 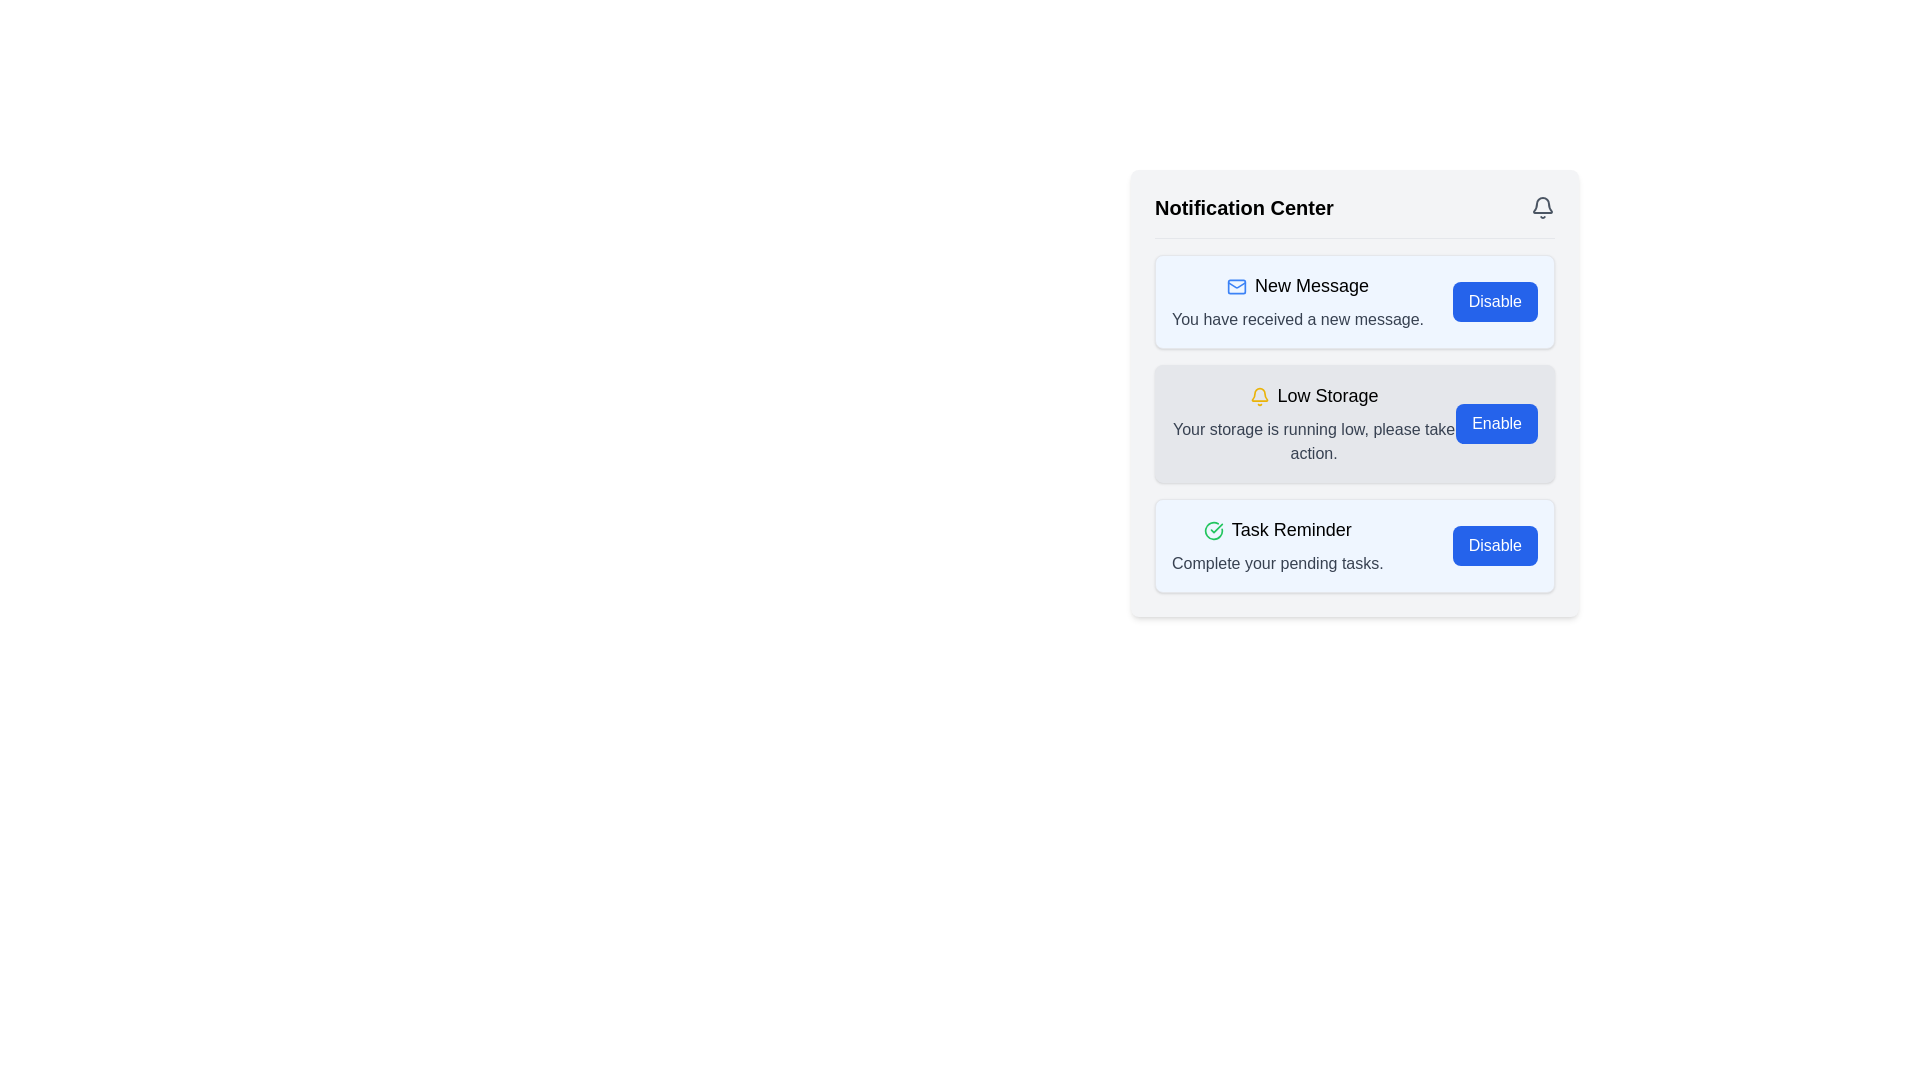 I want to click on the informational Text Label that communicates a low storage condition, located within the 'Low Storage' notification card in the 'Notification Center', so click(x=1314, y=441).